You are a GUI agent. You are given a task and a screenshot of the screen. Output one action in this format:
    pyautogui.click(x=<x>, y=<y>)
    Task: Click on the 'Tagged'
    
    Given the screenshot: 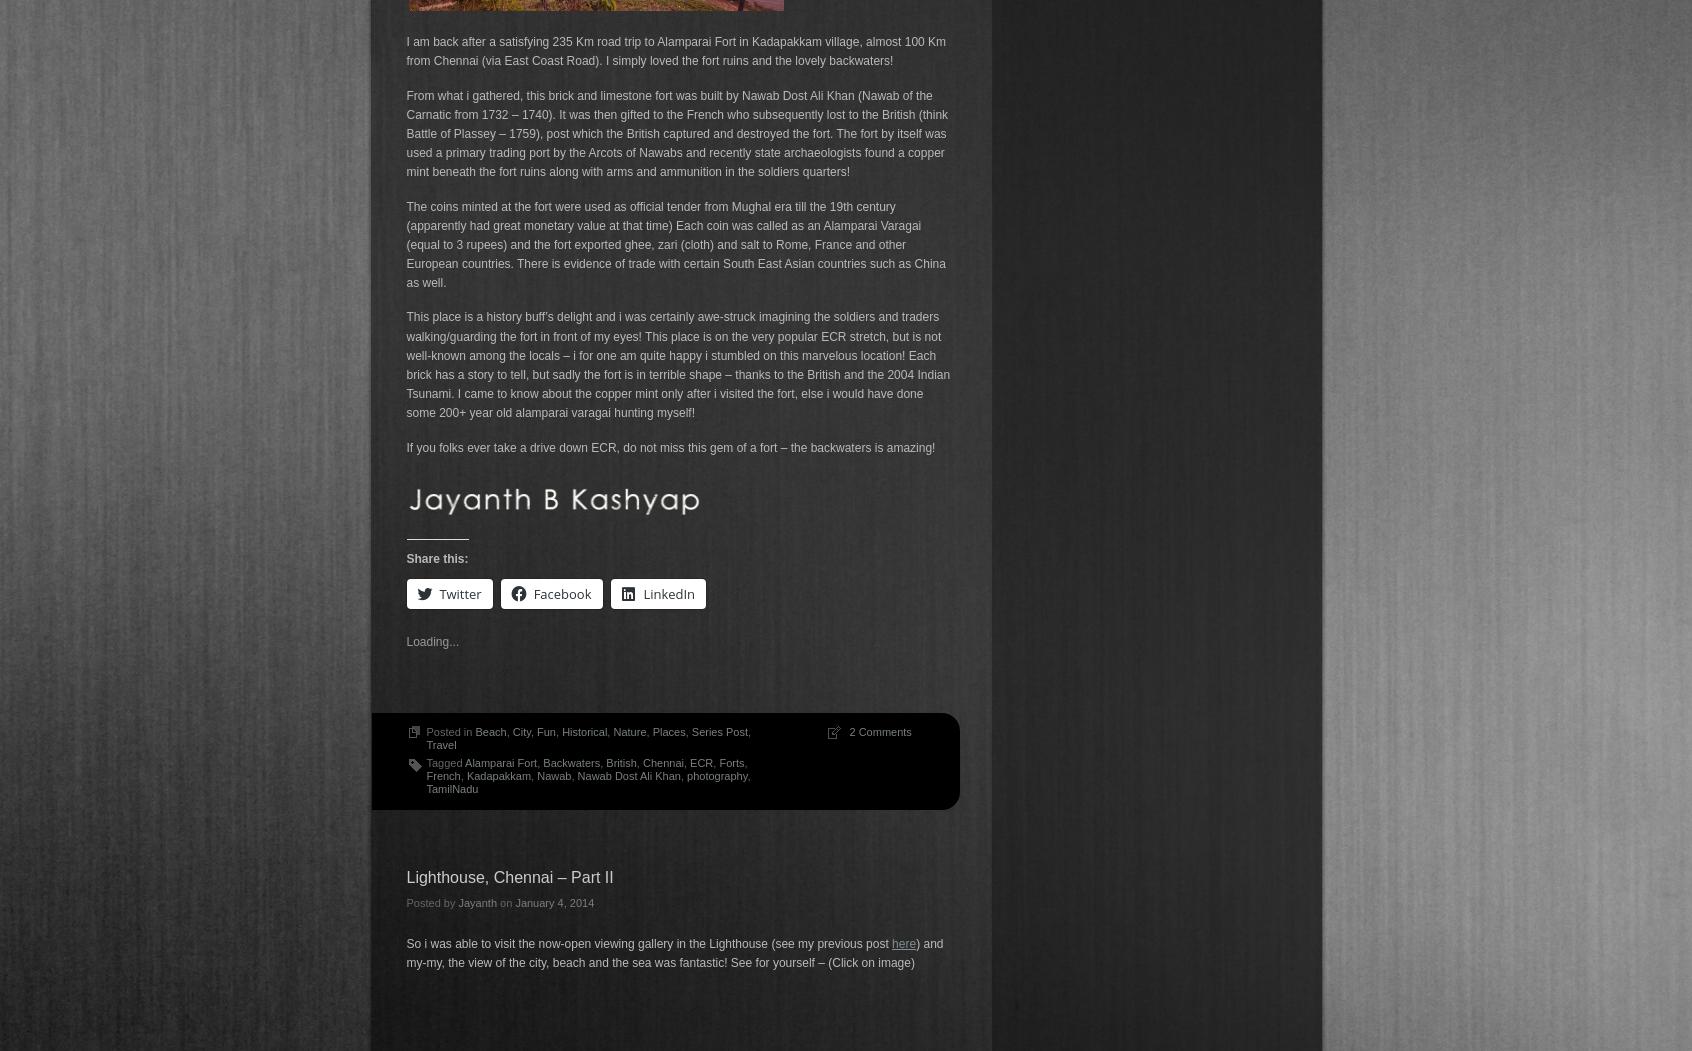 What is the action you would take?
    pyautogui.click(x=444, y=761)
    